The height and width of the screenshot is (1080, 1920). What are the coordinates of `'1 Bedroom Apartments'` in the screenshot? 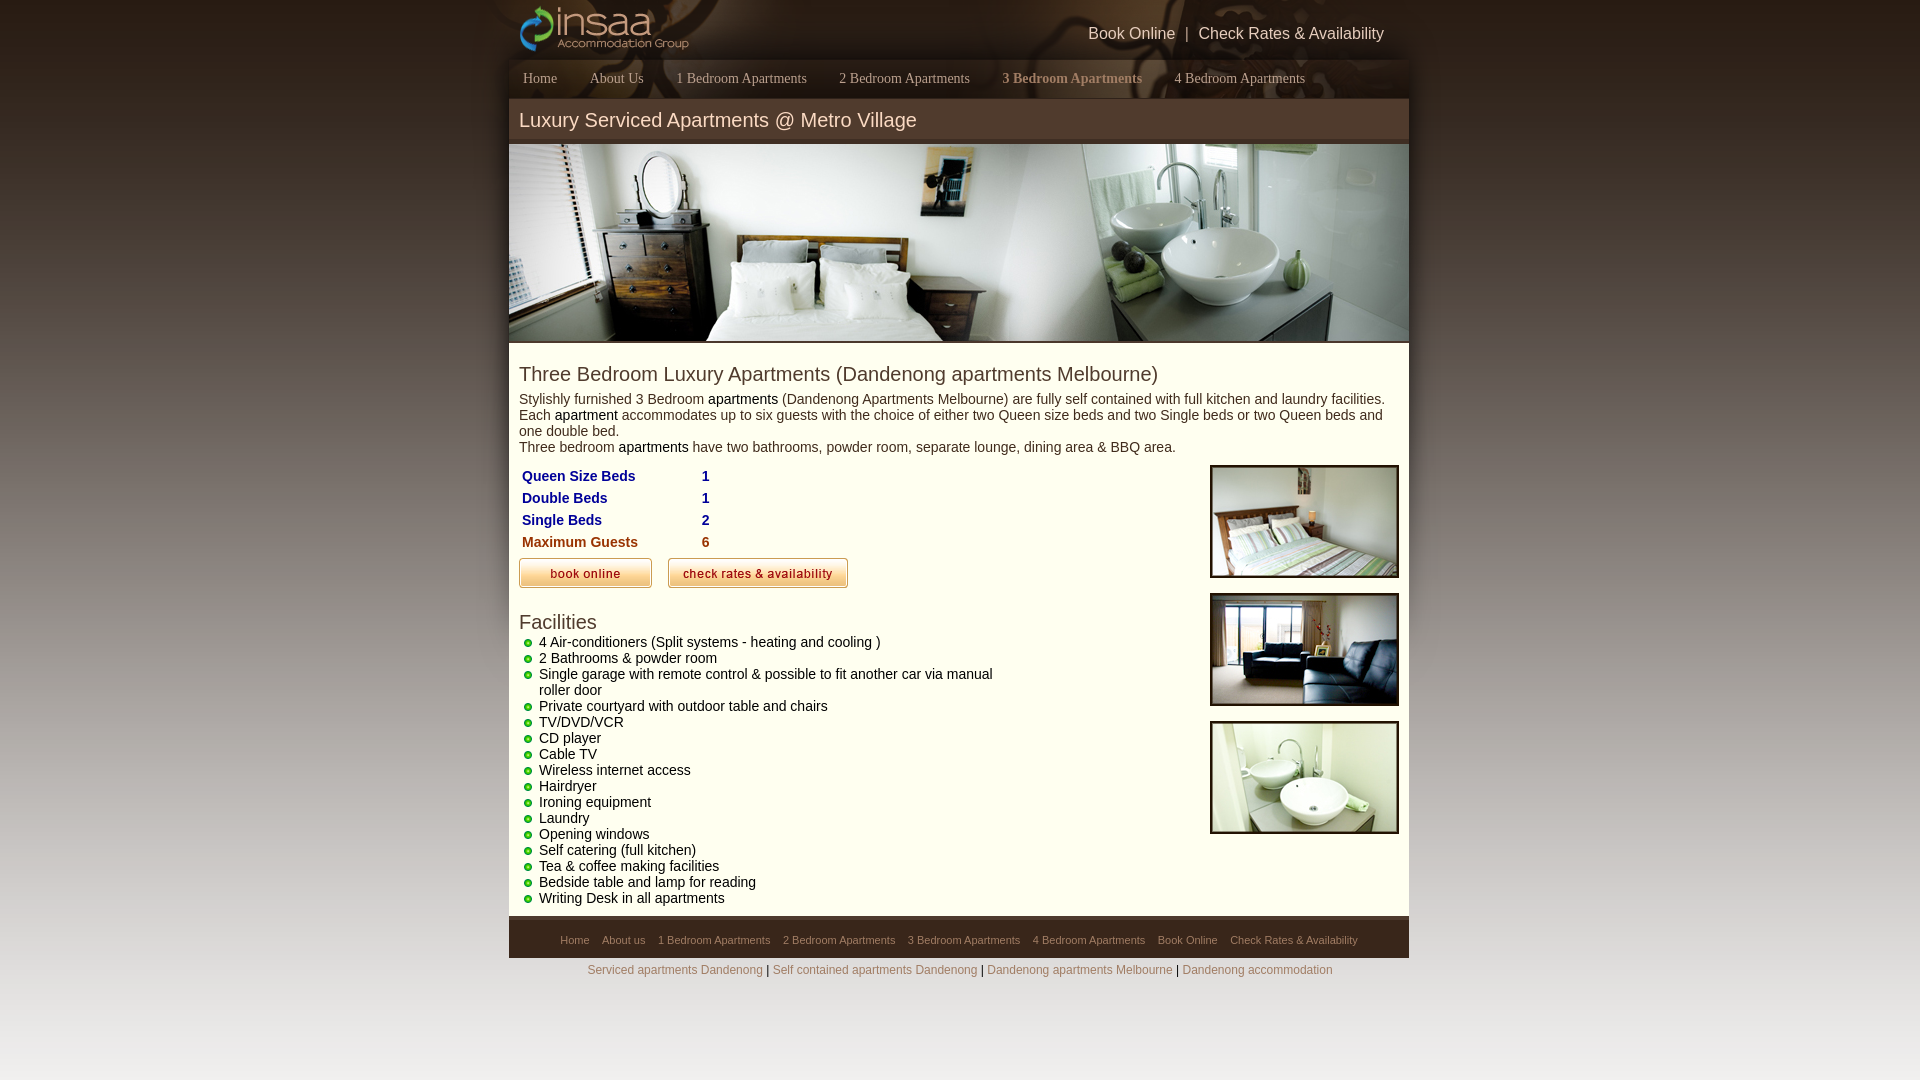 It's located at (740, 77).